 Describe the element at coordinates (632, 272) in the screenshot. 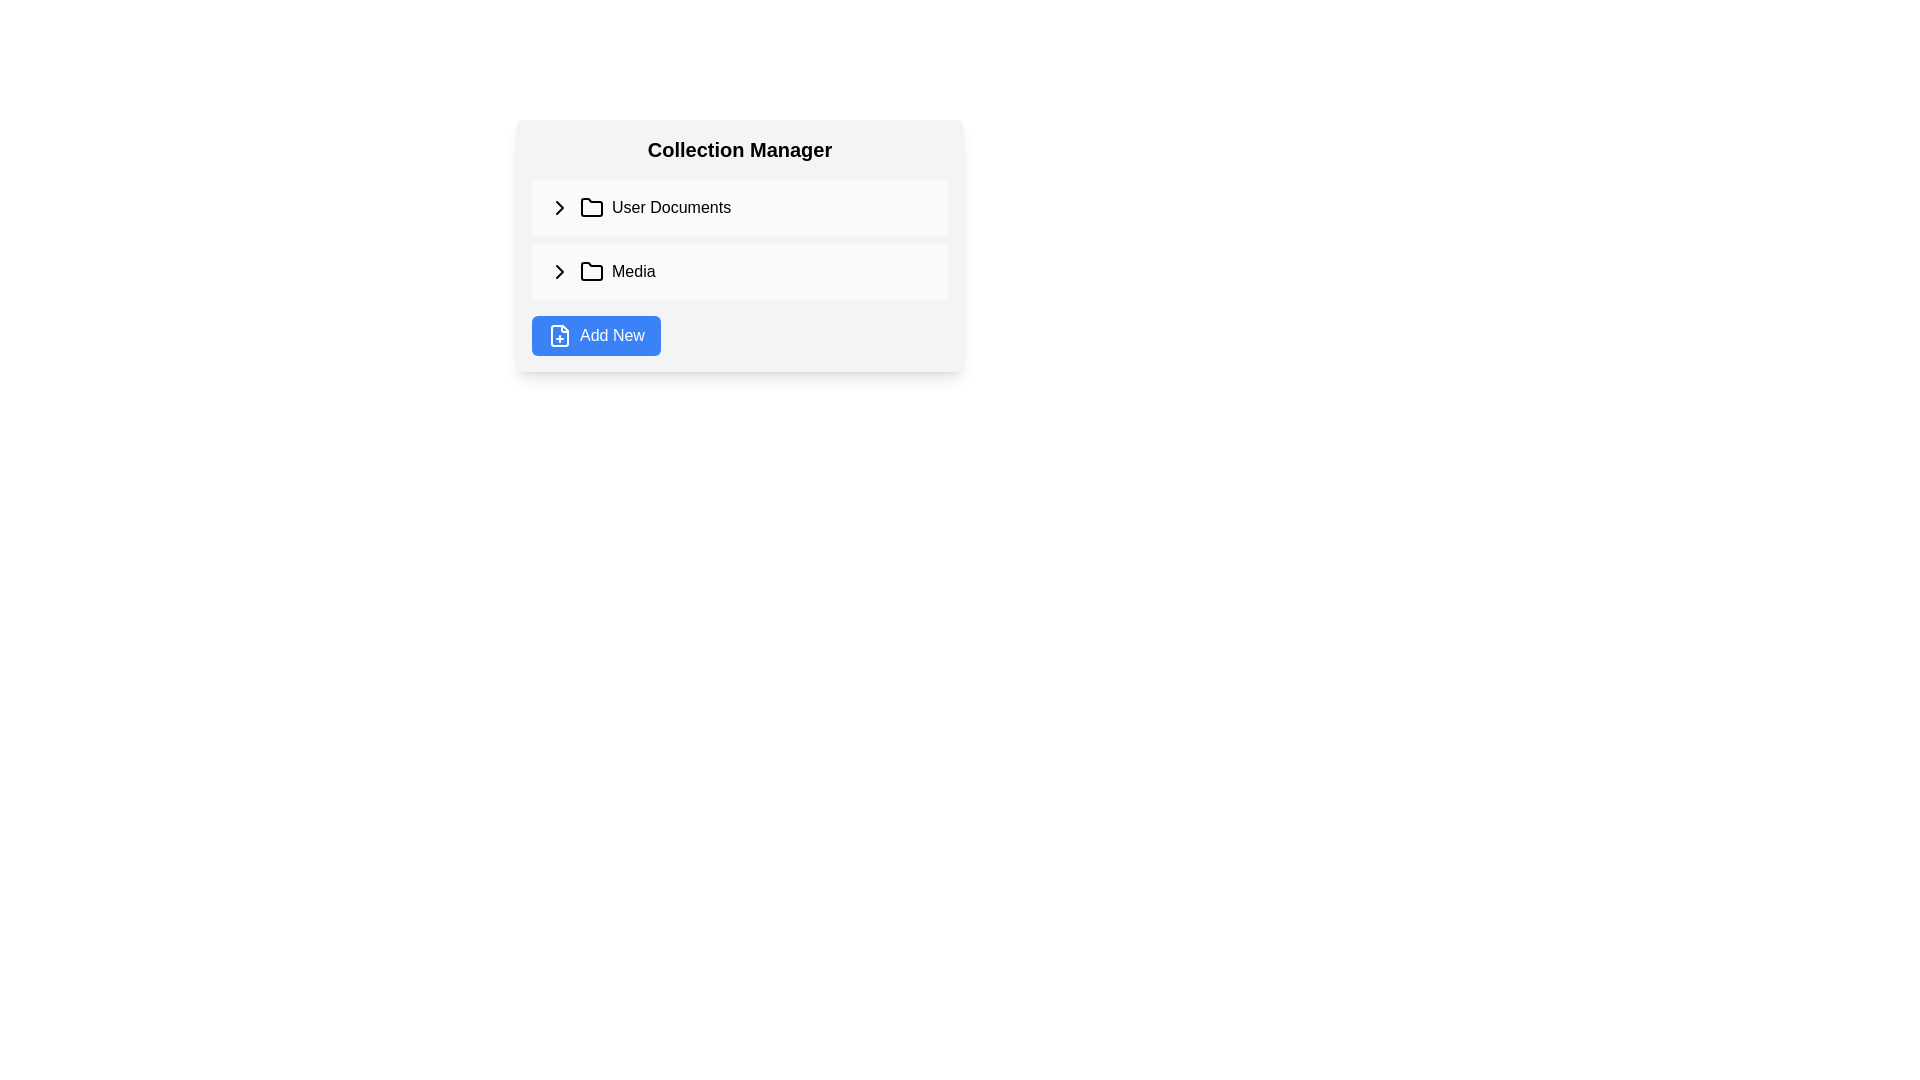

I see `the 'Media' text label, which is a bold, black font element positioned next to a folder icon in a selectable row layout` at that location.